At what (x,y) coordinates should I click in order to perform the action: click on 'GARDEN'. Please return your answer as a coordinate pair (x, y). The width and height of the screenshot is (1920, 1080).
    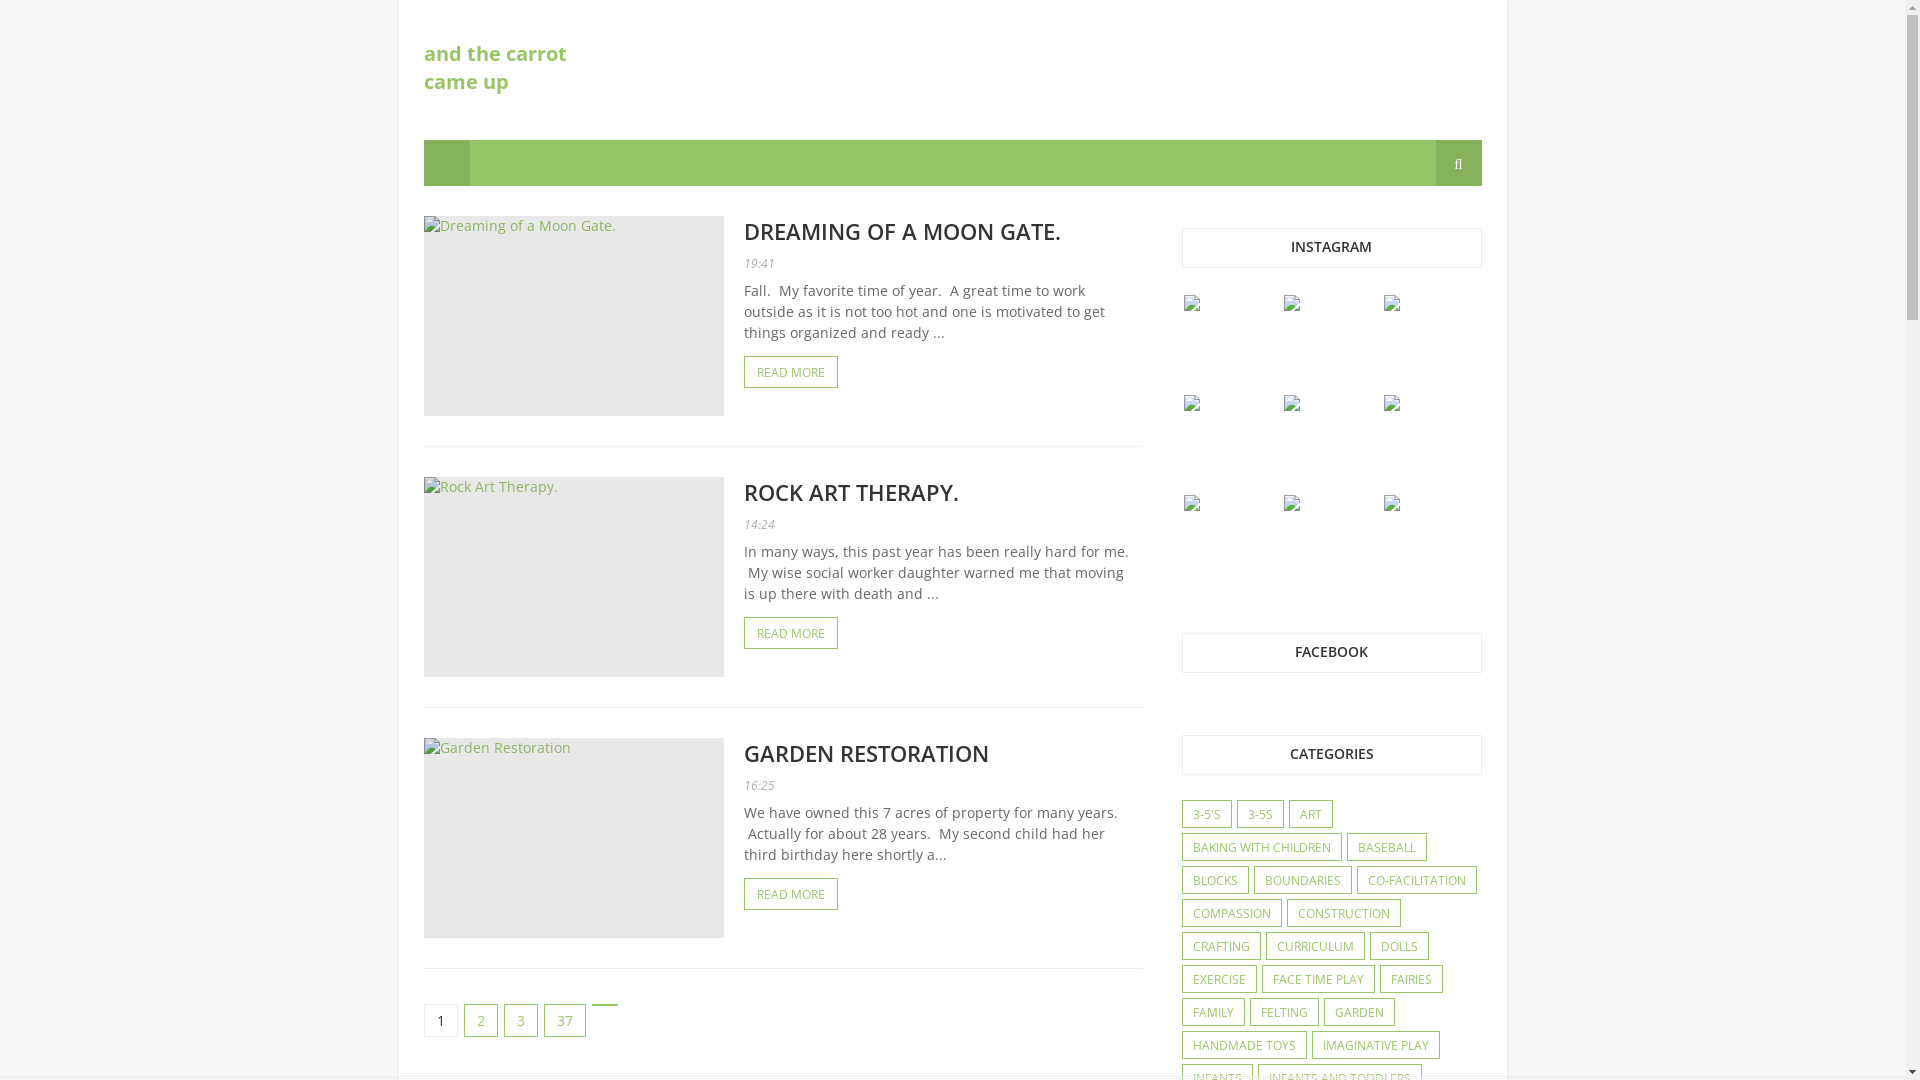
    Looking at the image, I should click on (1358, 1013).